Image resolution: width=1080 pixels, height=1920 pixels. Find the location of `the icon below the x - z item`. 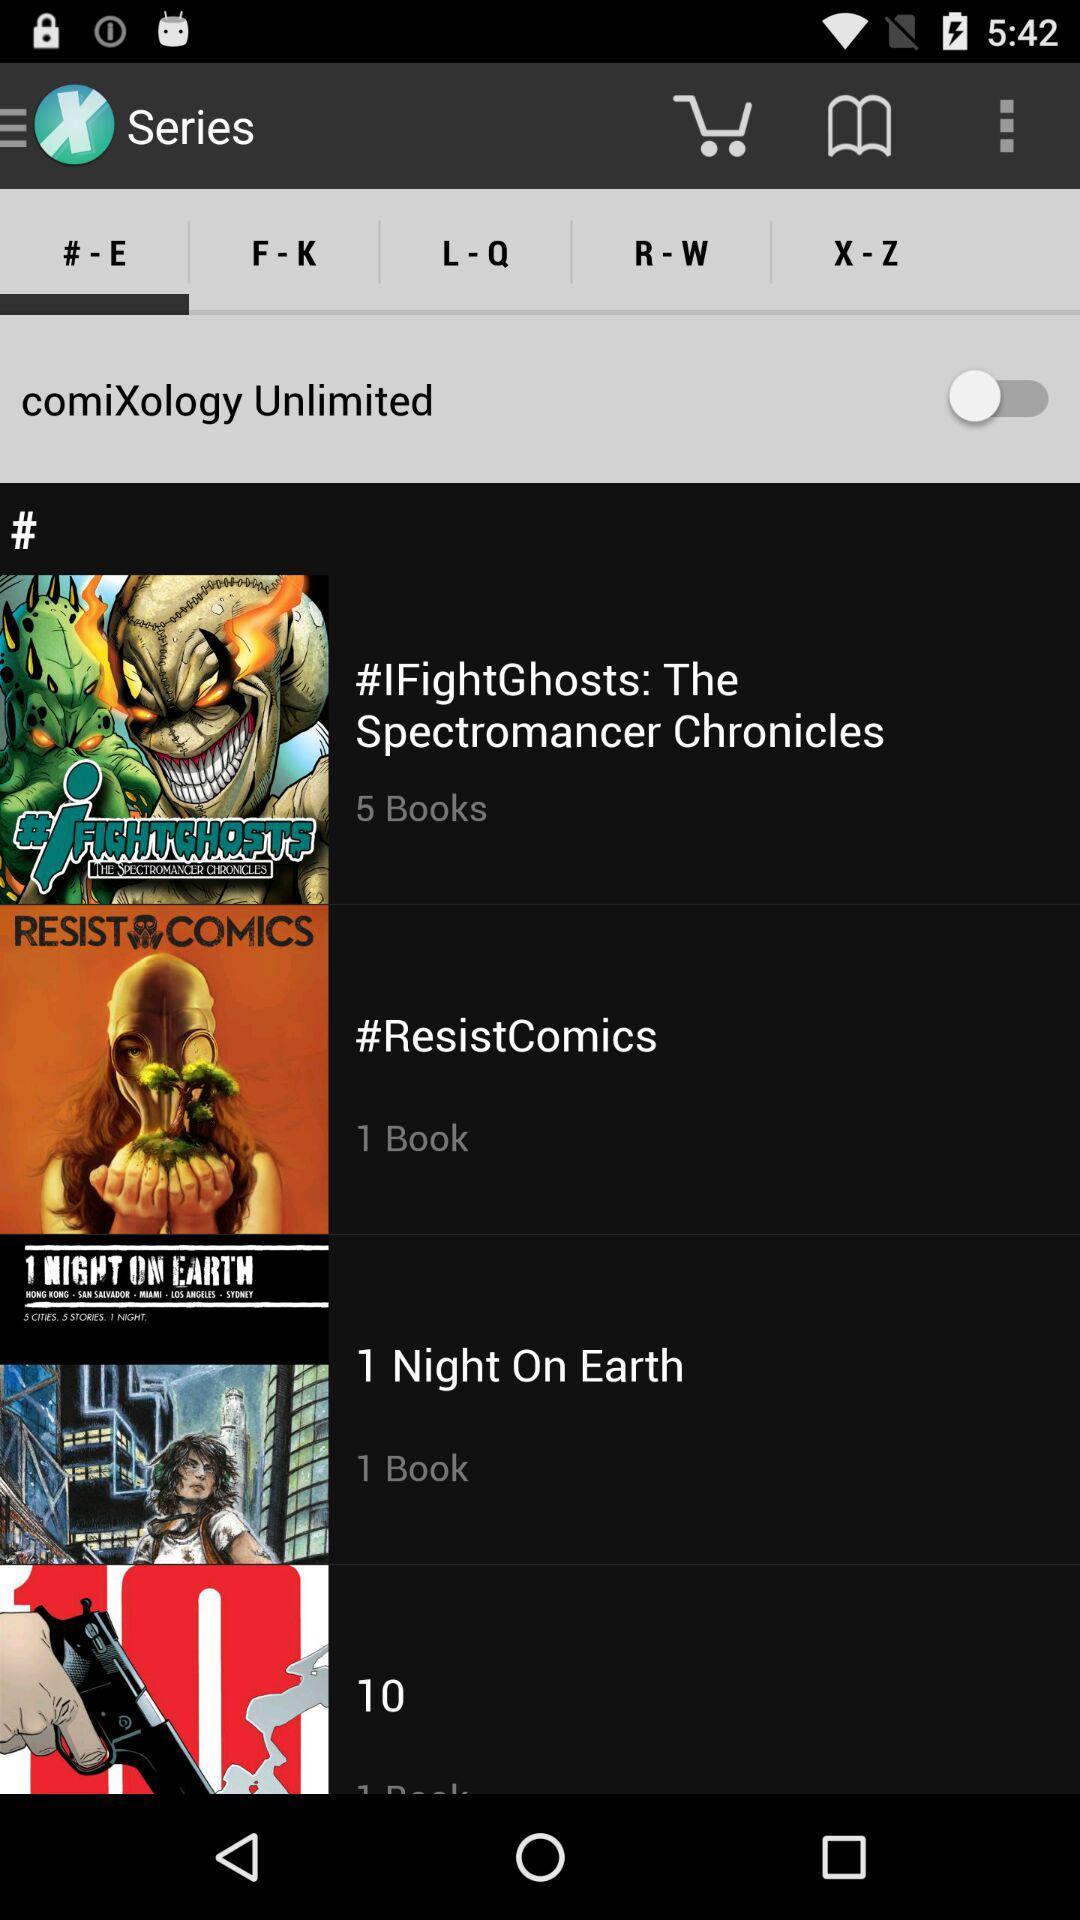

the icon below the x - z item is located at coordinates (1001, 398).